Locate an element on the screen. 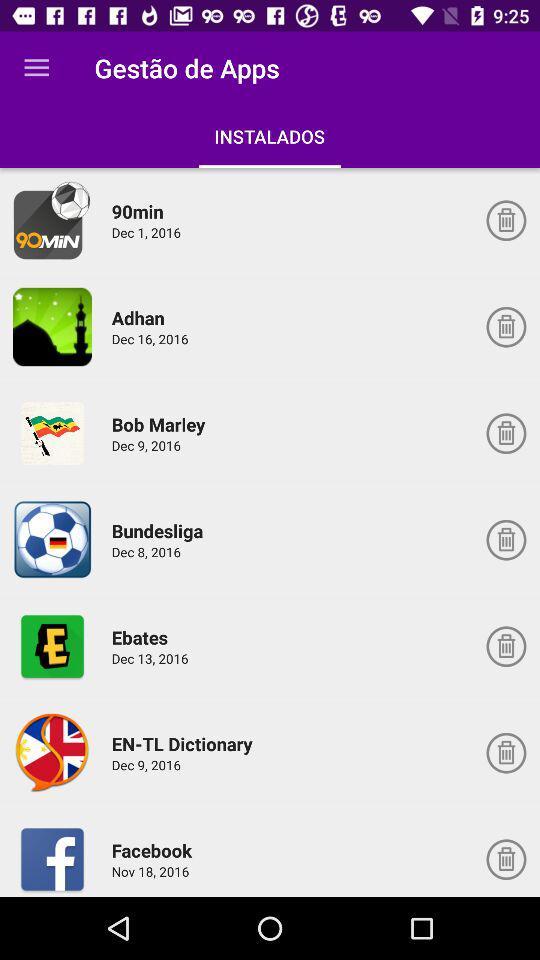 The image size is (540, 960). open app info is located at coordinates (52, 220).